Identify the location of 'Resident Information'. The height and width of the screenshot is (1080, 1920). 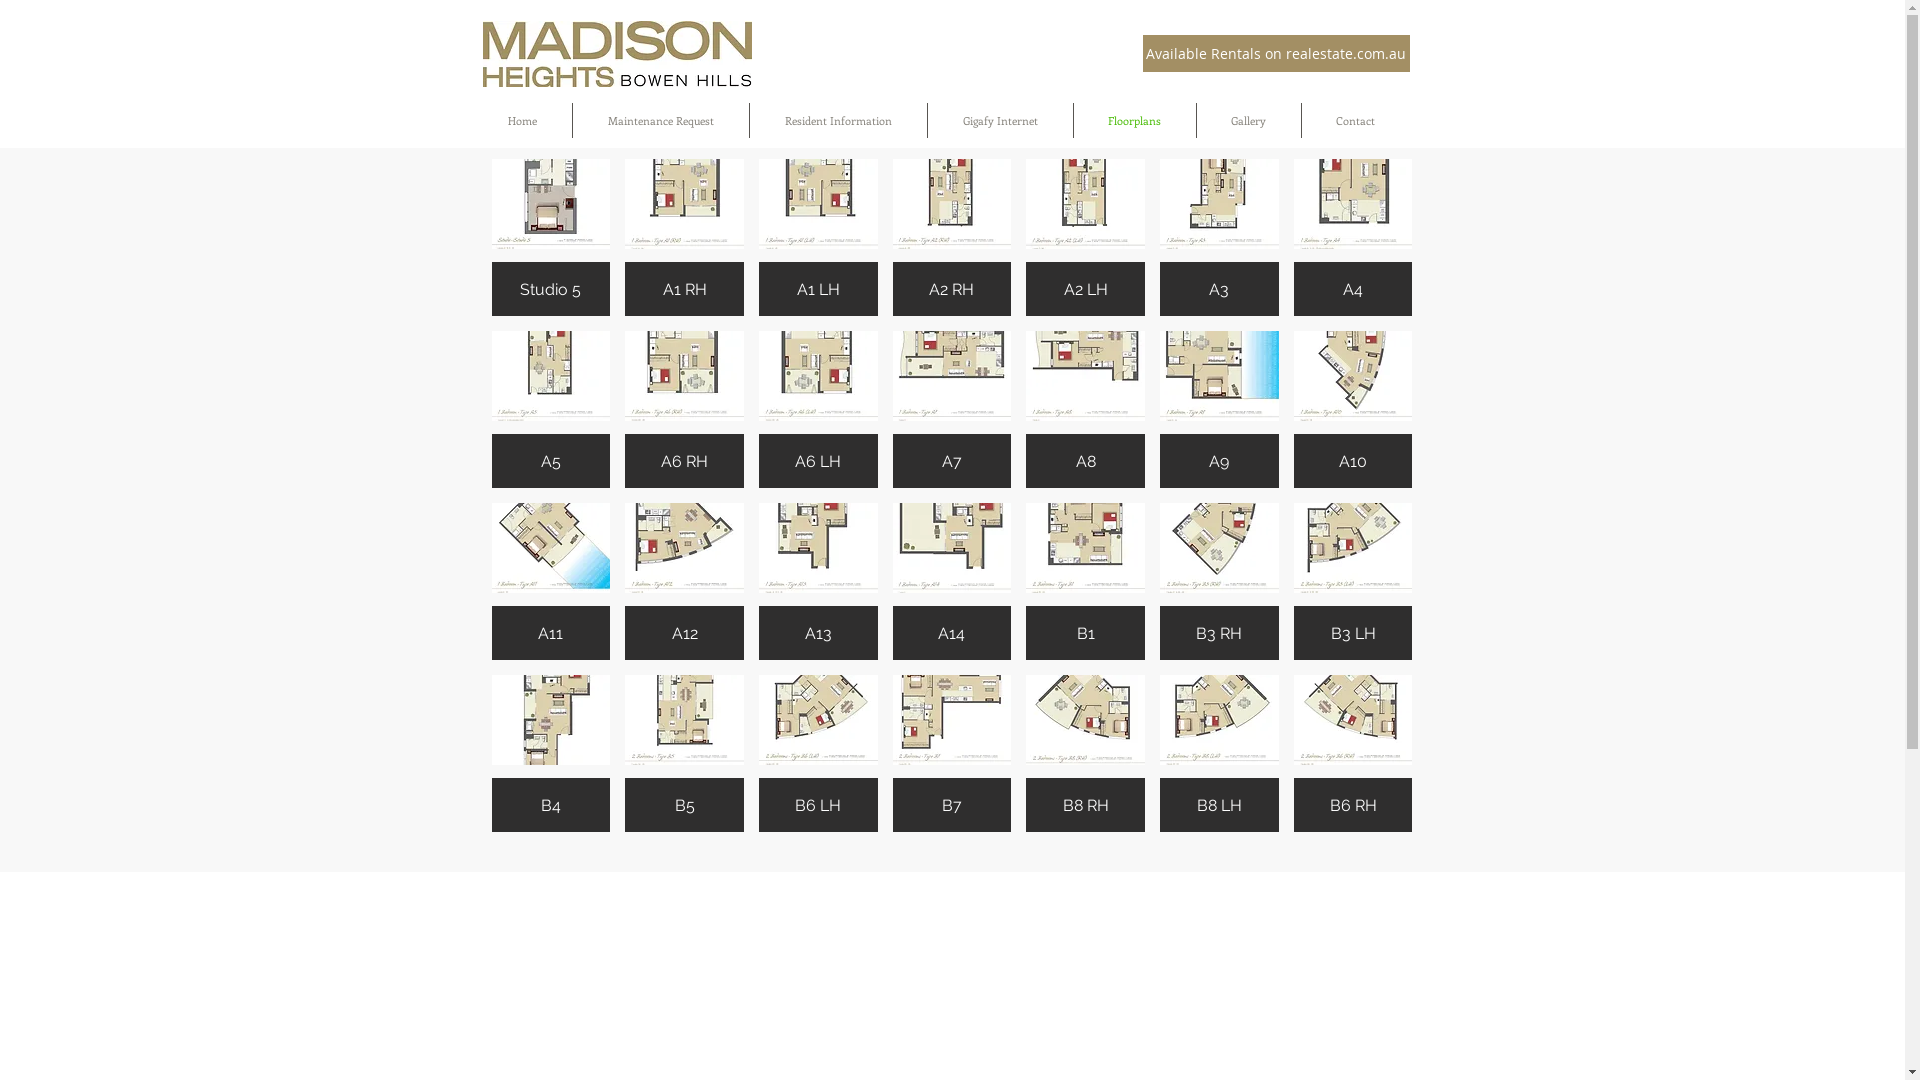
(748, 120).